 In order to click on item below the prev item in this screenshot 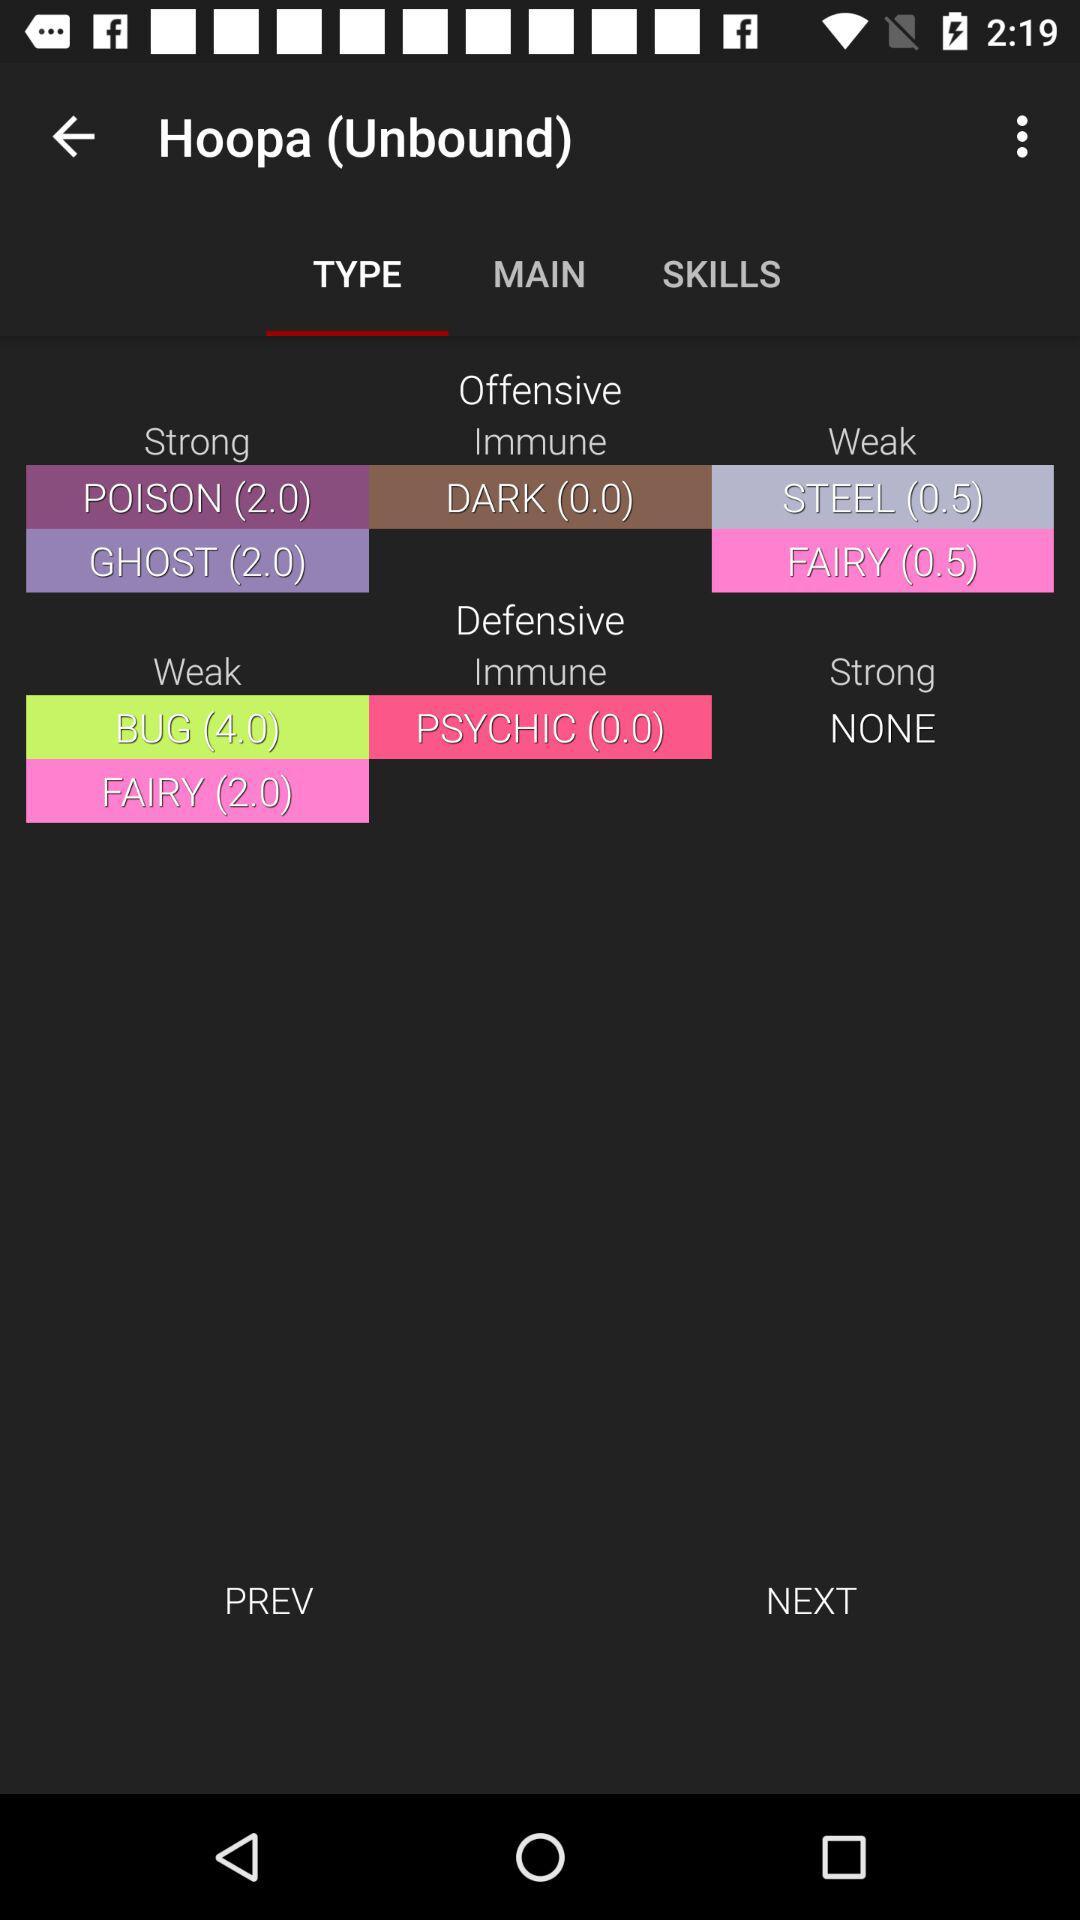, I will do `click(540, 1727)`.